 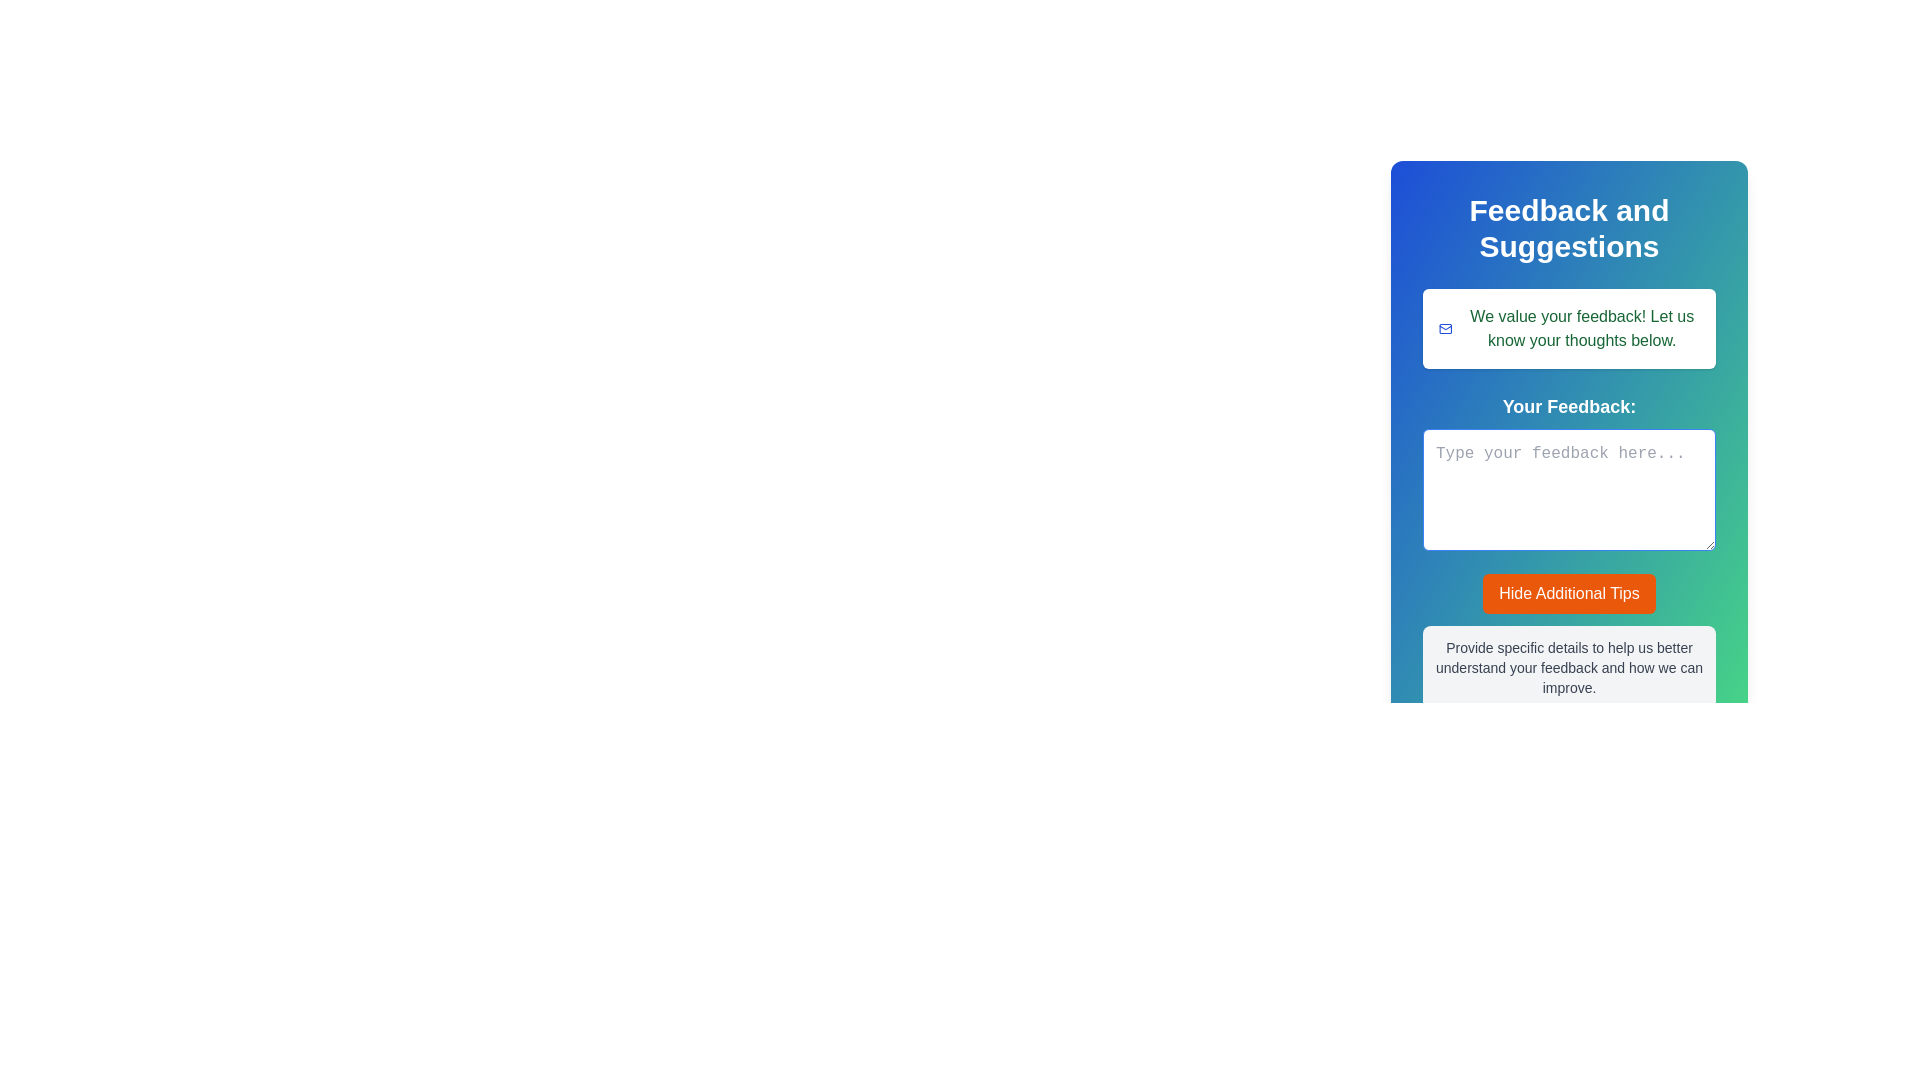 I want to click on the toggle button located centrally within the feedback form, so click(x=1568, y=593).